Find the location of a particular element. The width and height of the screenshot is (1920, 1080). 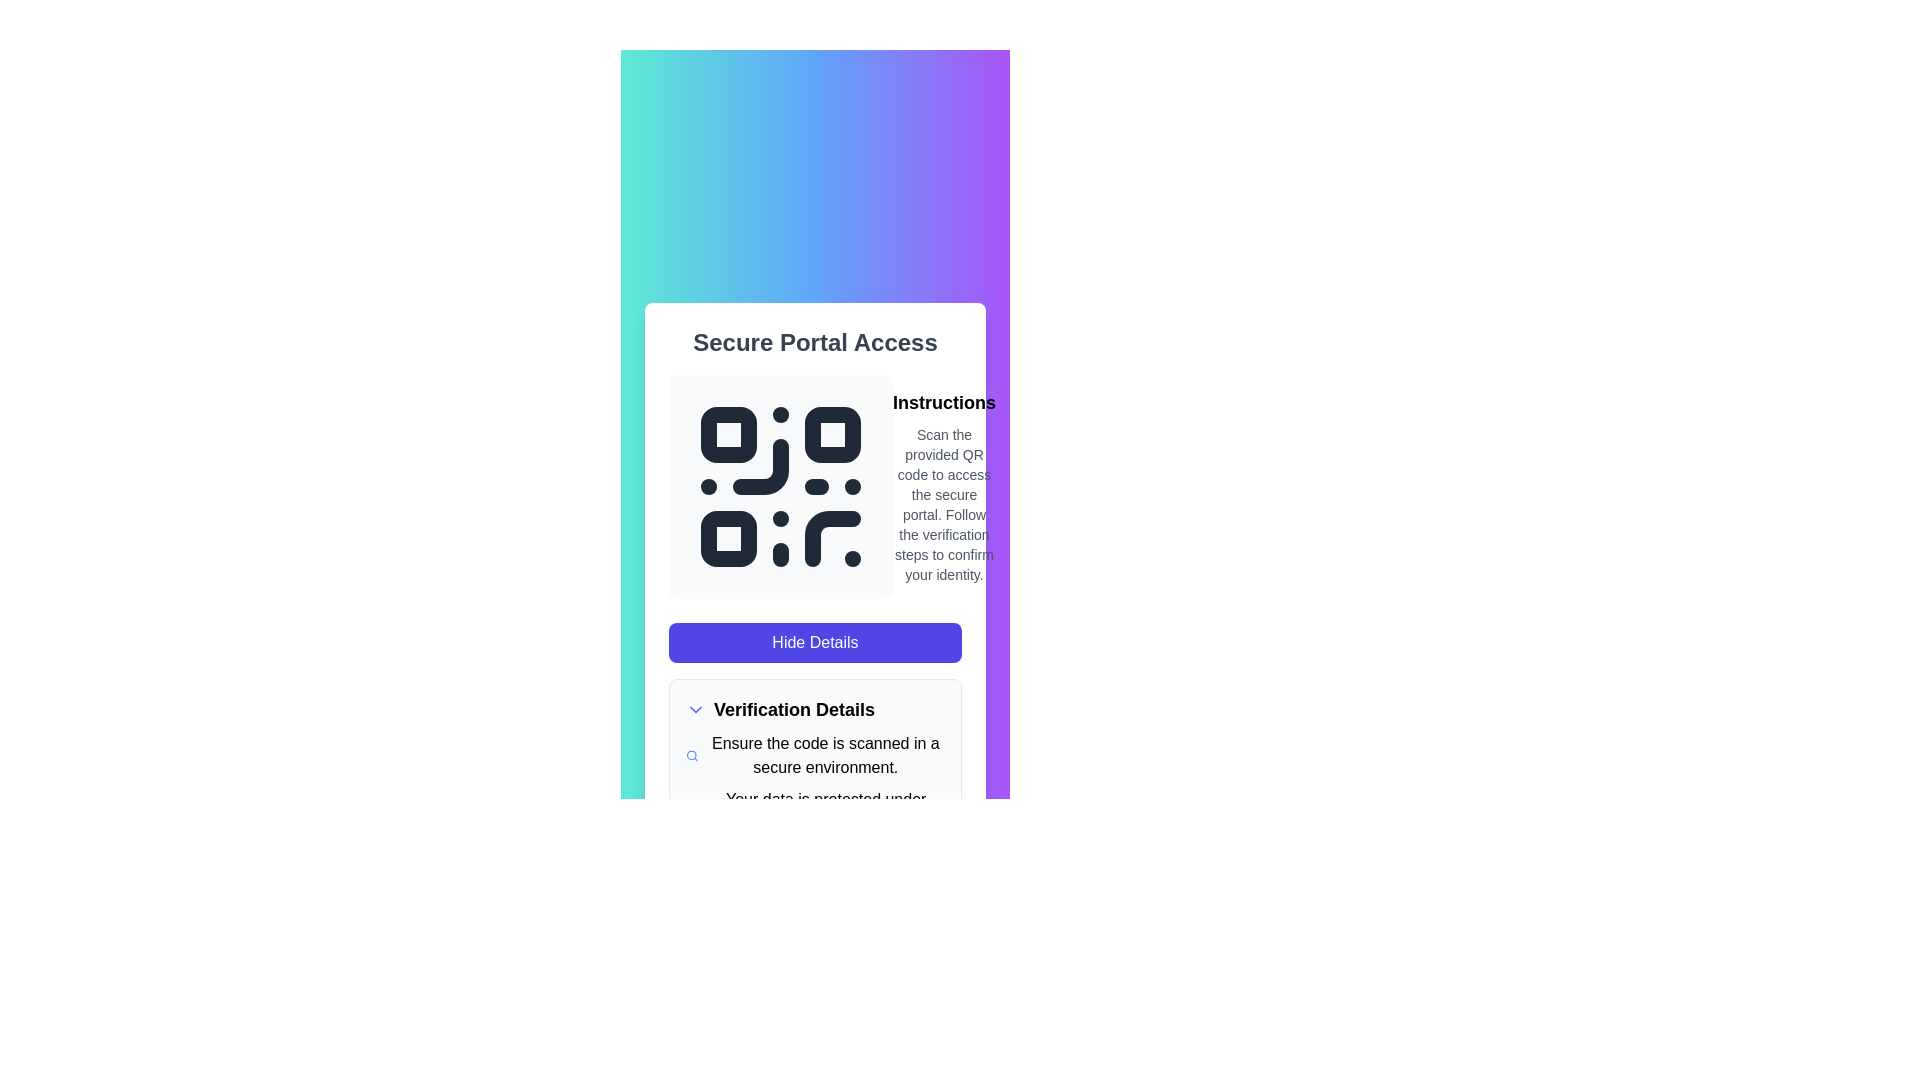

the blue magnifying glass search icon located in the verification details section is located at coordinates (692, 756).